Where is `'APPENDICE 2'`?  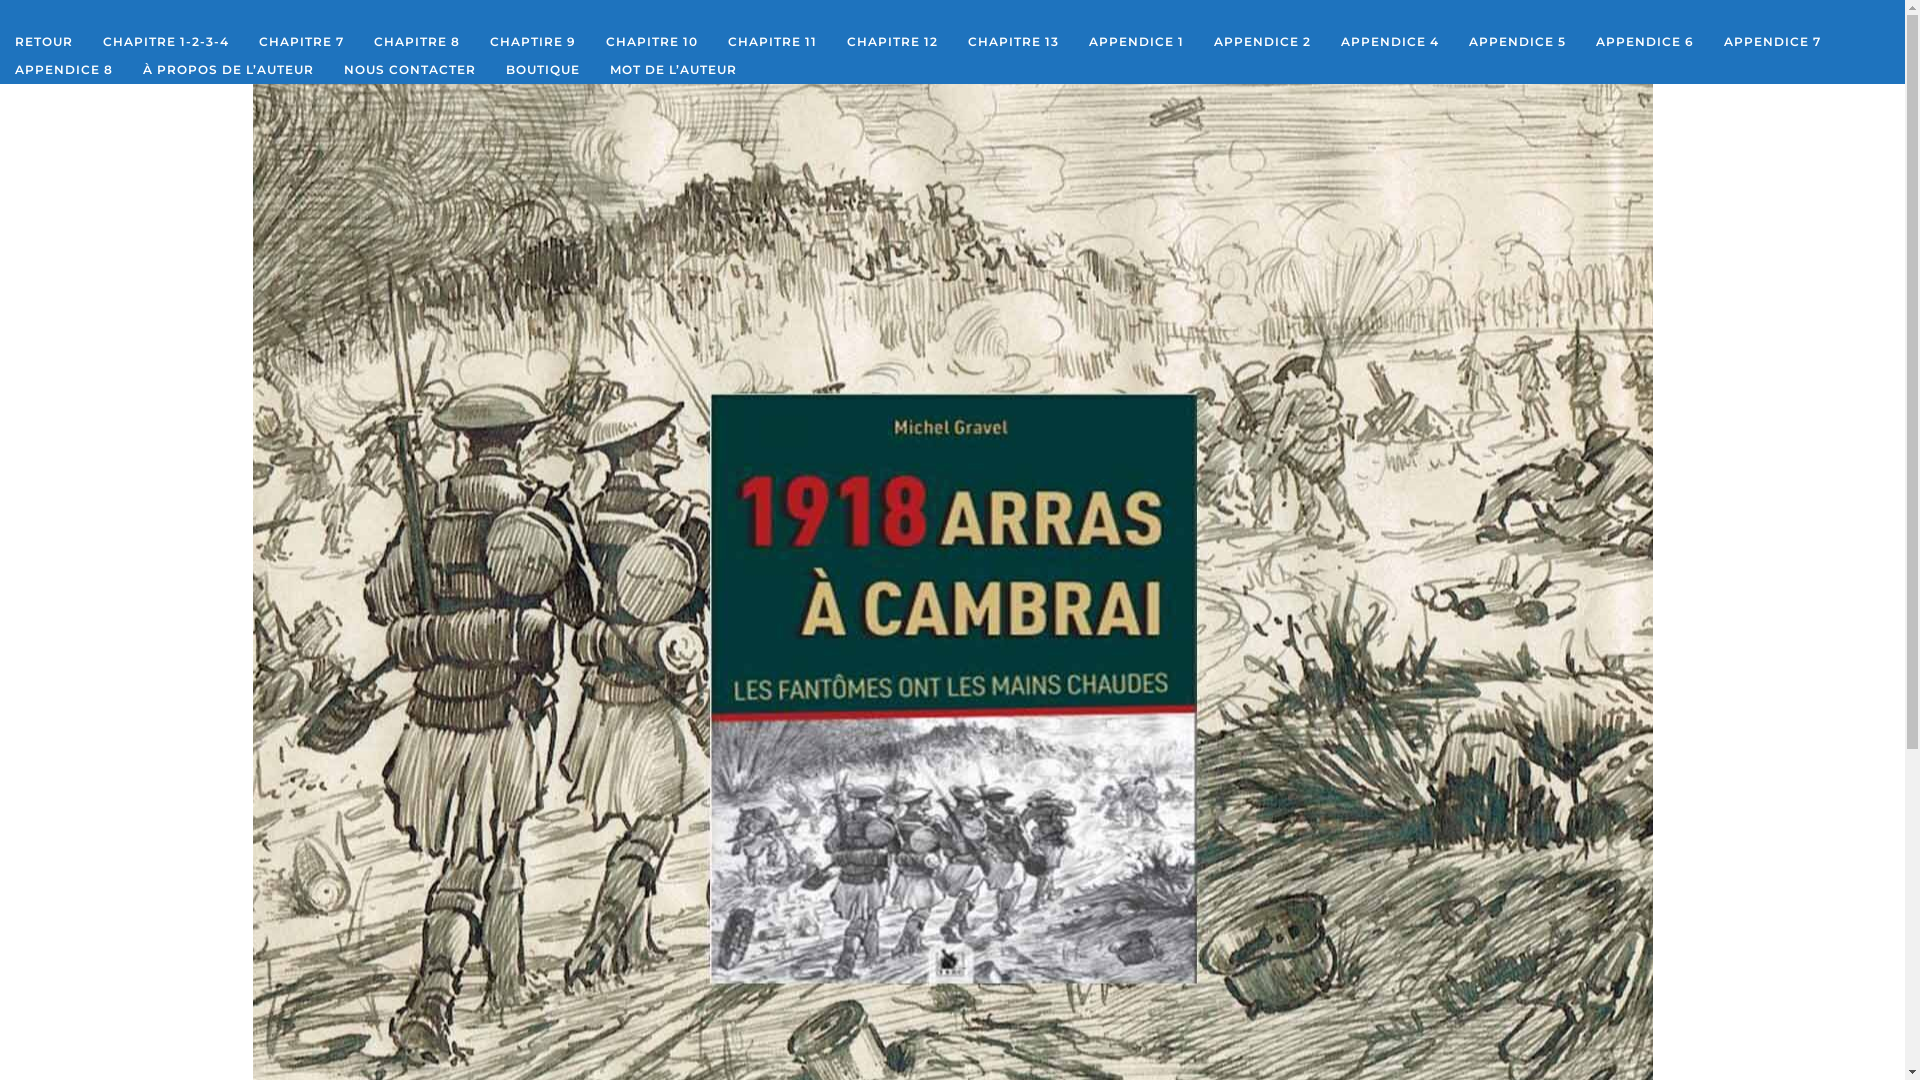
'APPENDICE 2' is located at coordinates (1261, 42).